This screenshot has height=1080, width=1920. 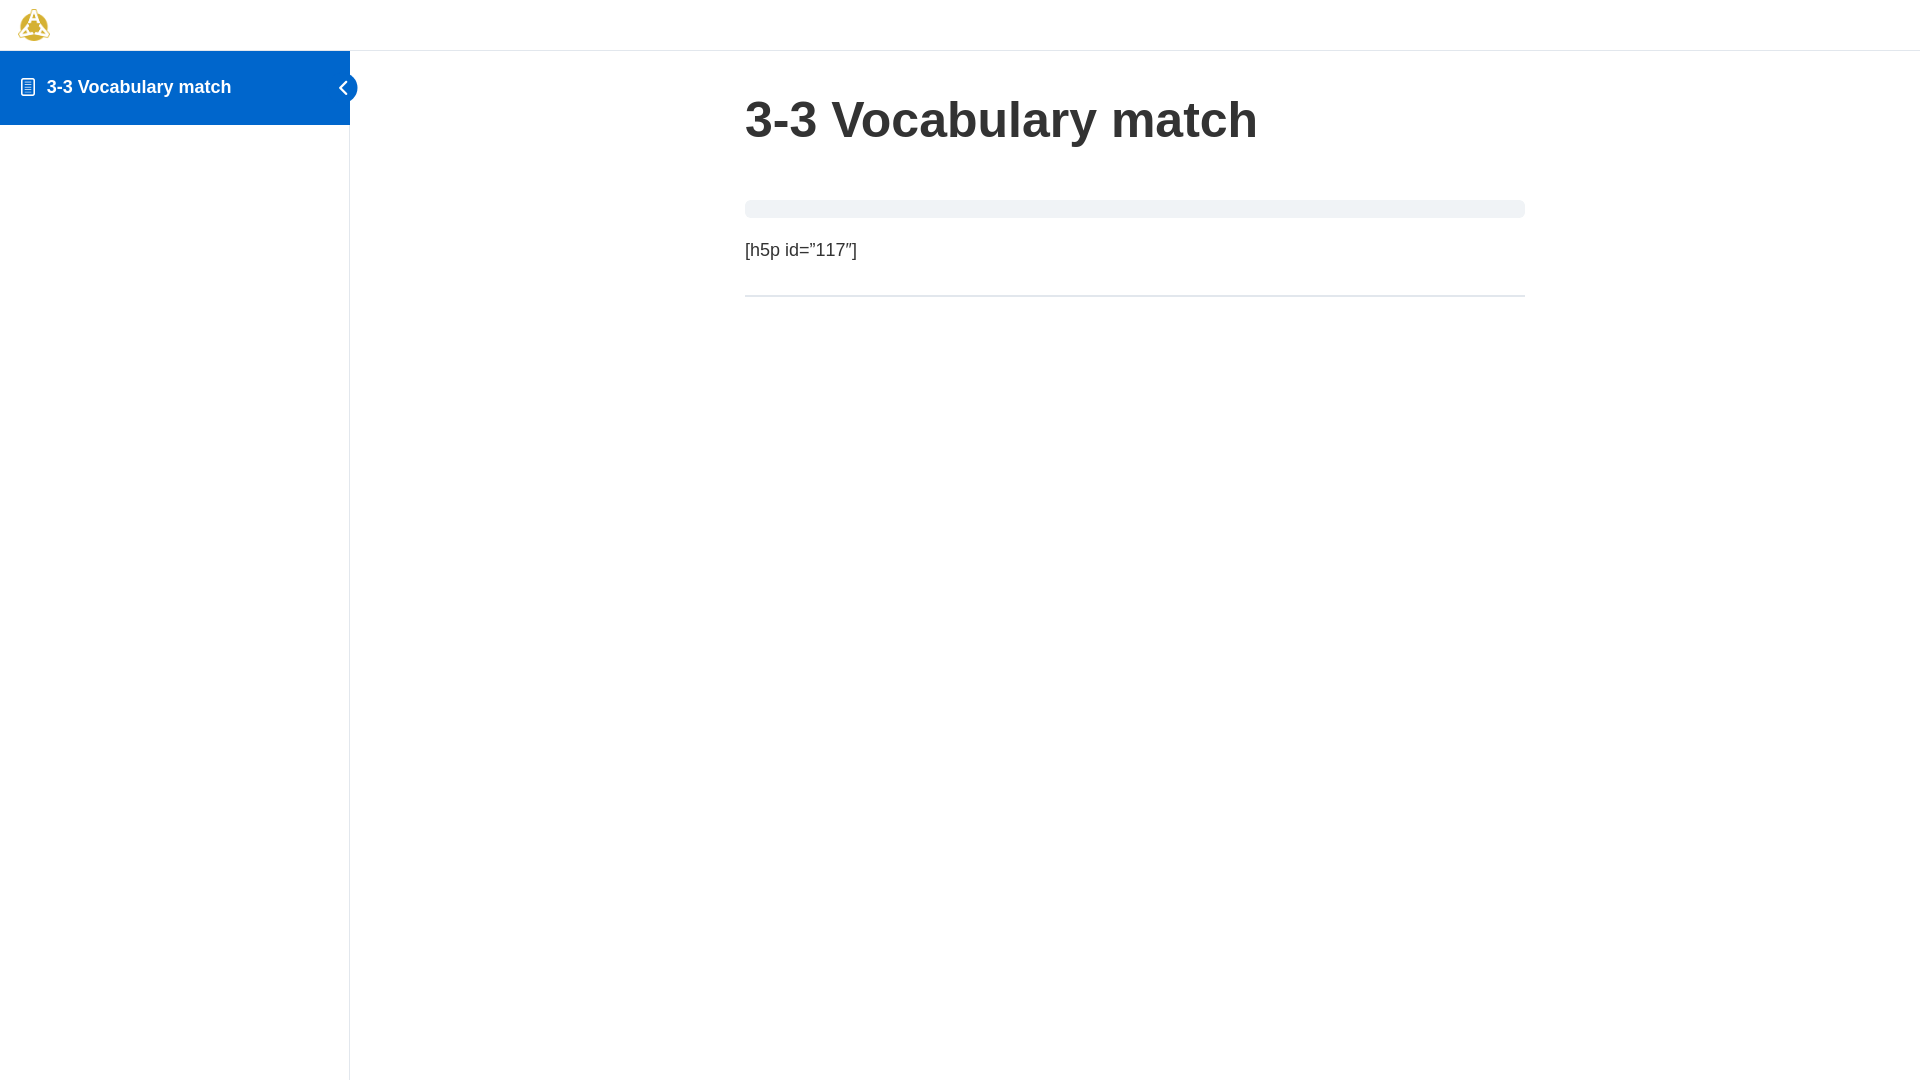 I want to click on '3-3 Vocabulary match', so click(x=138, y=86).